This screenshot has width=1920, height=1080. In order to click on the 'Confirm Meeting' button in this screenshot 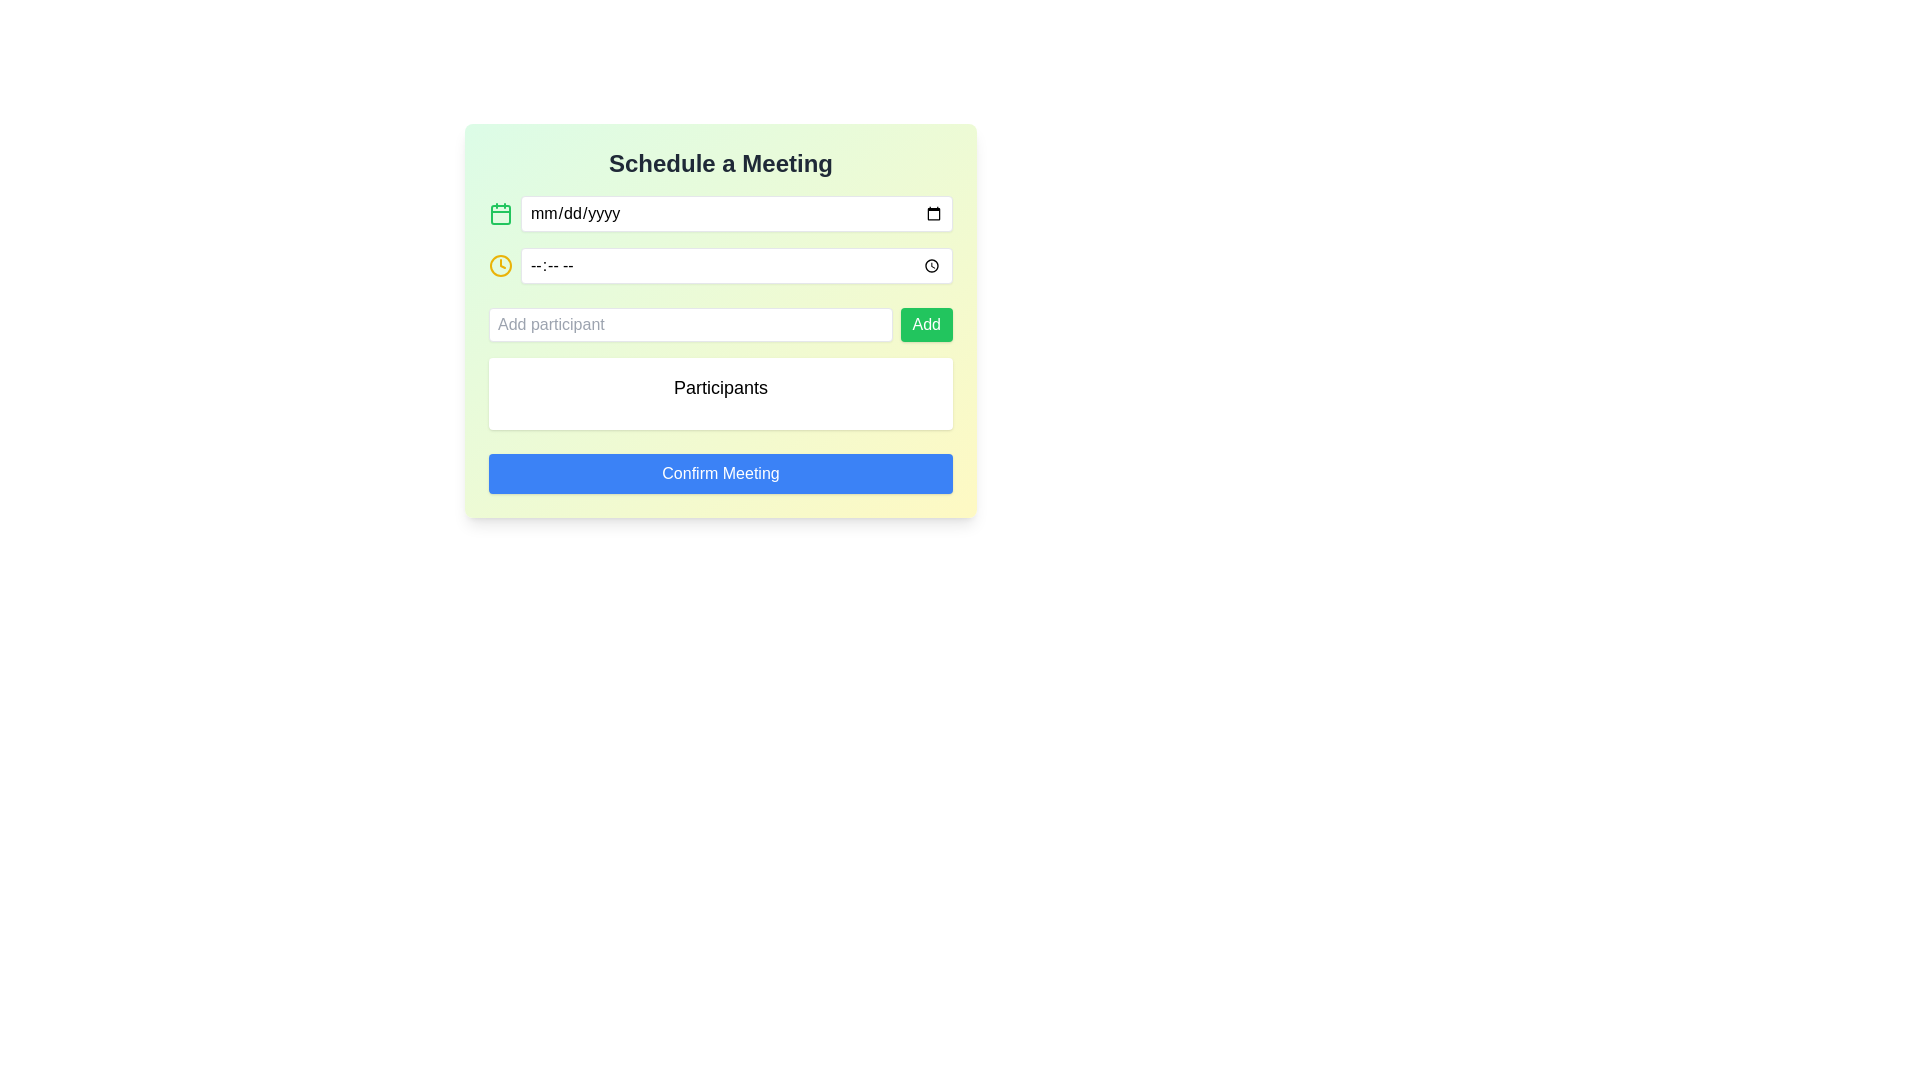, I will do `click(720, 474)`.